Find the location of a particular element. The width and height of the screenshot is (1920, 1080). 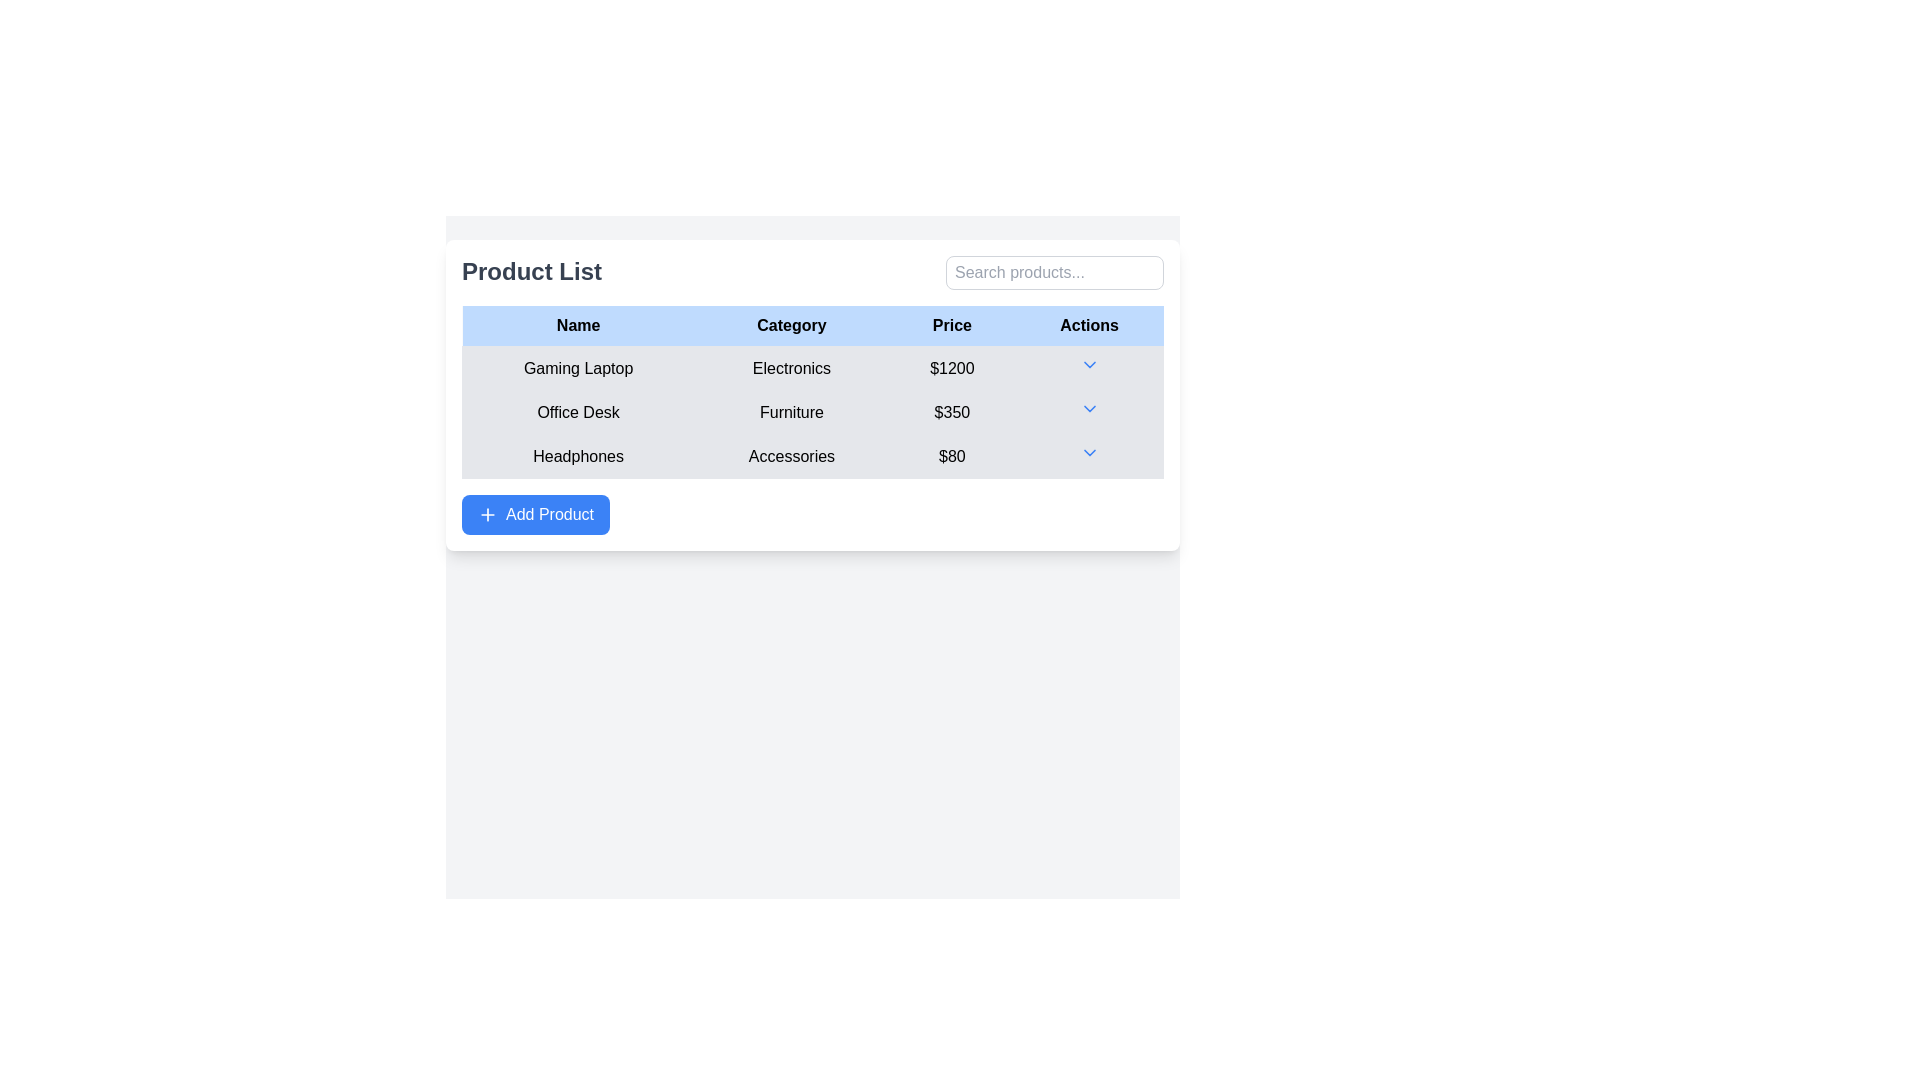

the static text display showing the price "$80" located in the fourth column of the last row of the table under the "Price" column corresponding to the "Headphones" row is located at coordinates (951, 456).